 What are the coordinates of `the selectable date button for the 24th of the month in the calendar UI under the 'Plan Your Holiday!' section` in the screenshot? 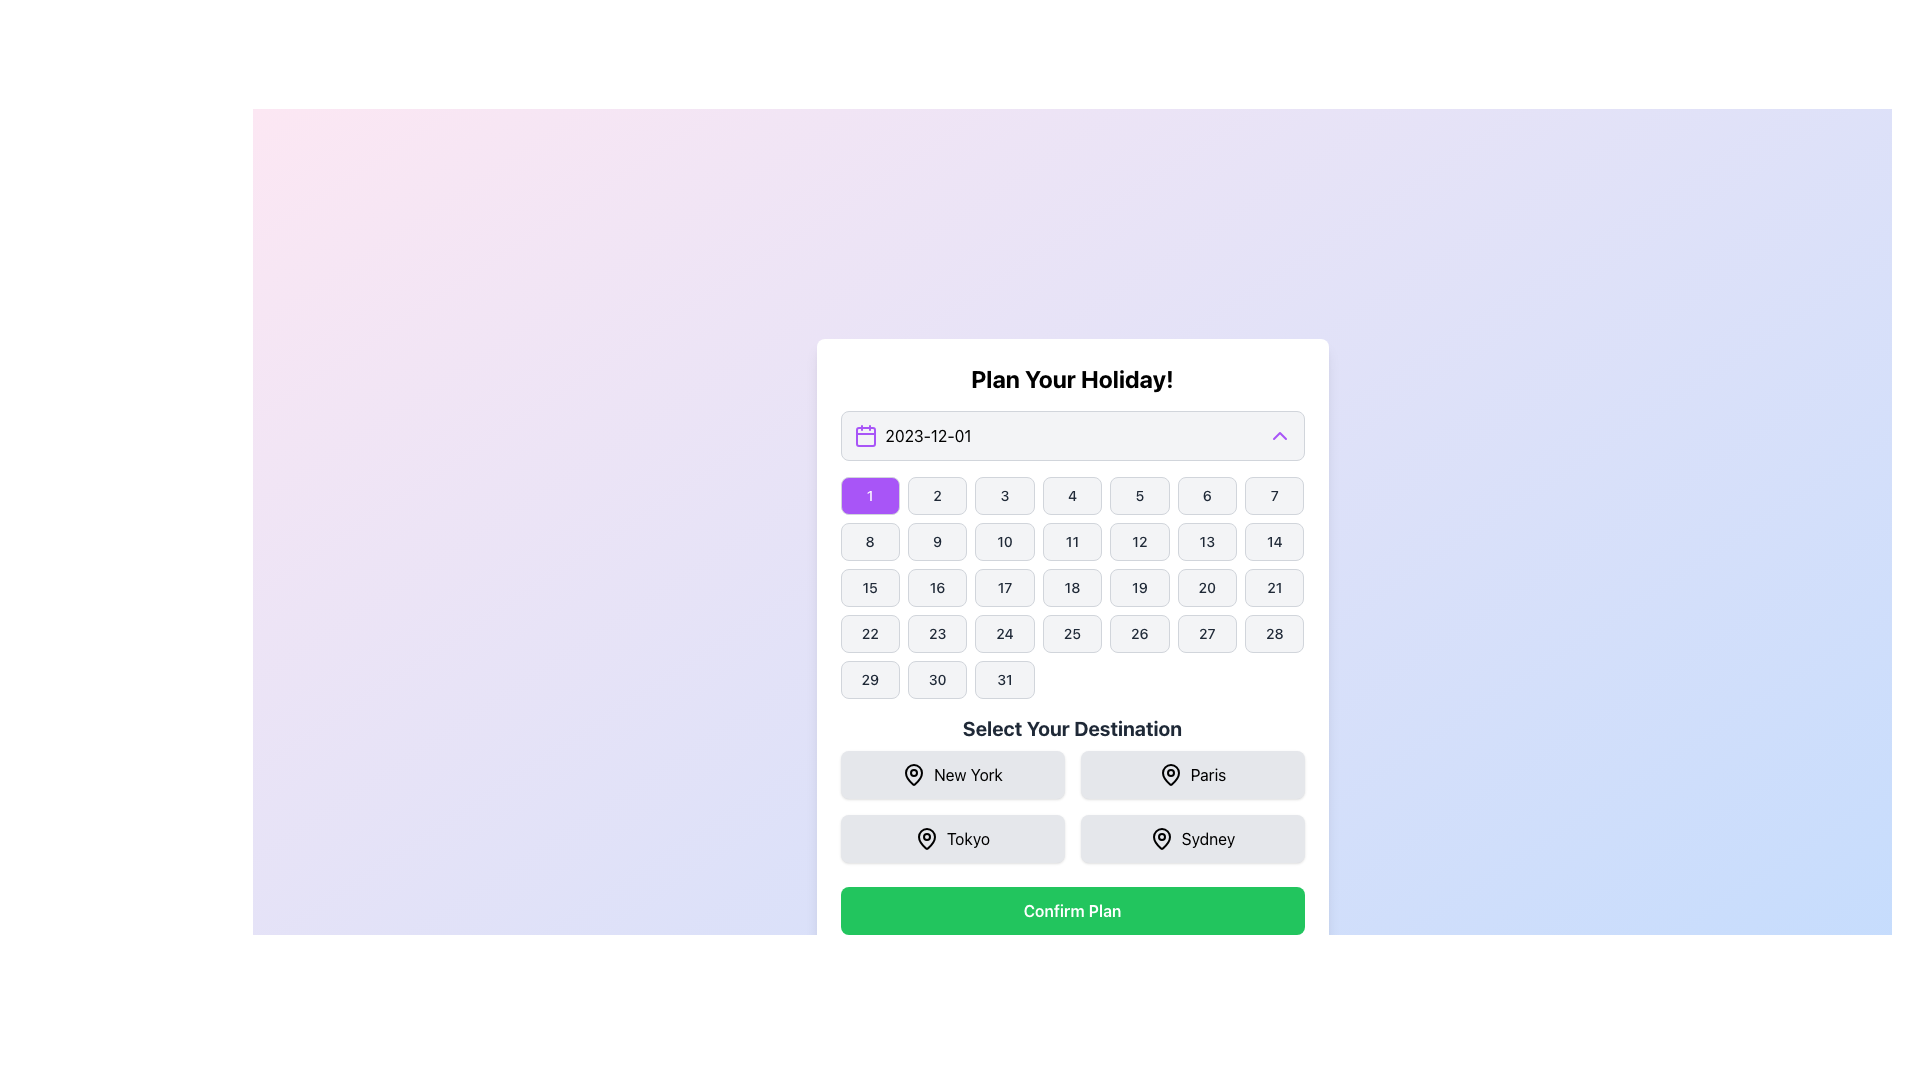 It's located at (1005, 633).